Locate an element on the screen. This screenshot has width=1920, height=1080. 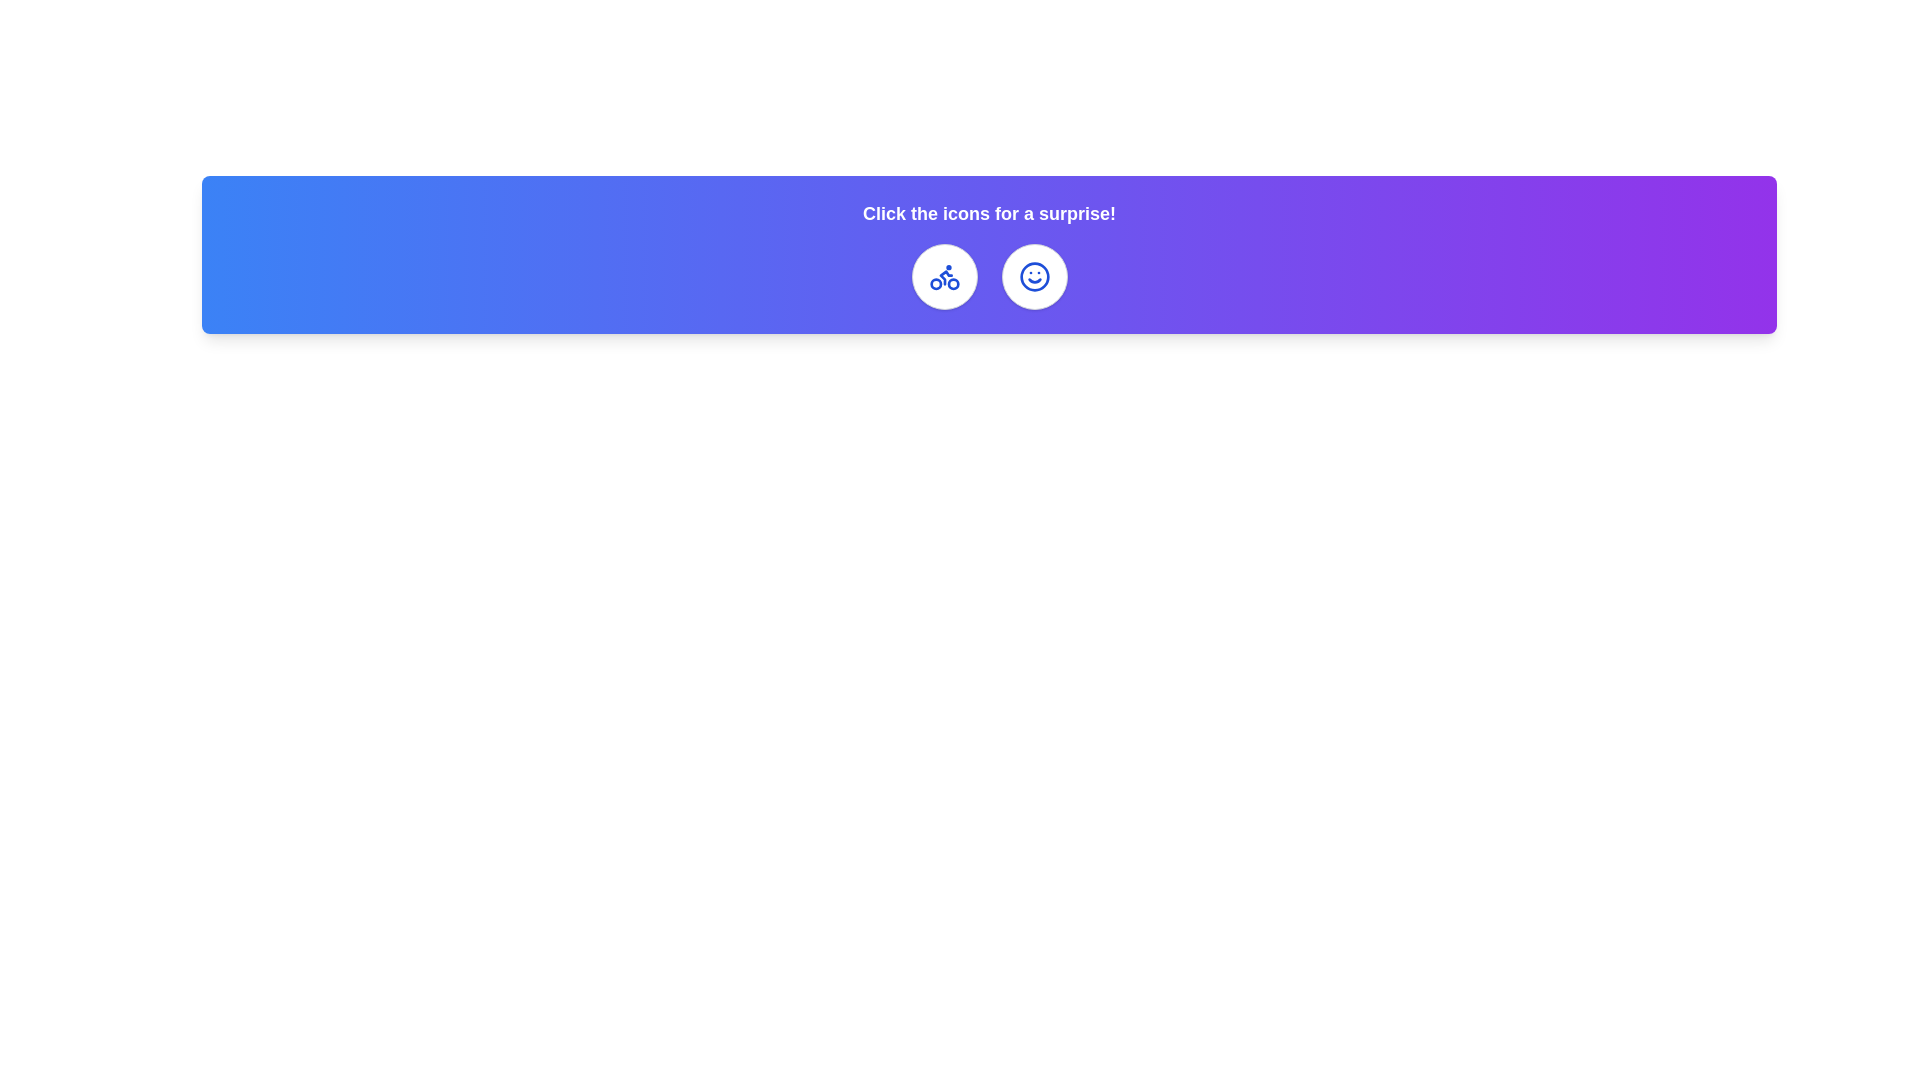
the button displaying a bicycle icon, which is located to the left of a circular button with a smiley face icon is located at coordinates (943, 277).